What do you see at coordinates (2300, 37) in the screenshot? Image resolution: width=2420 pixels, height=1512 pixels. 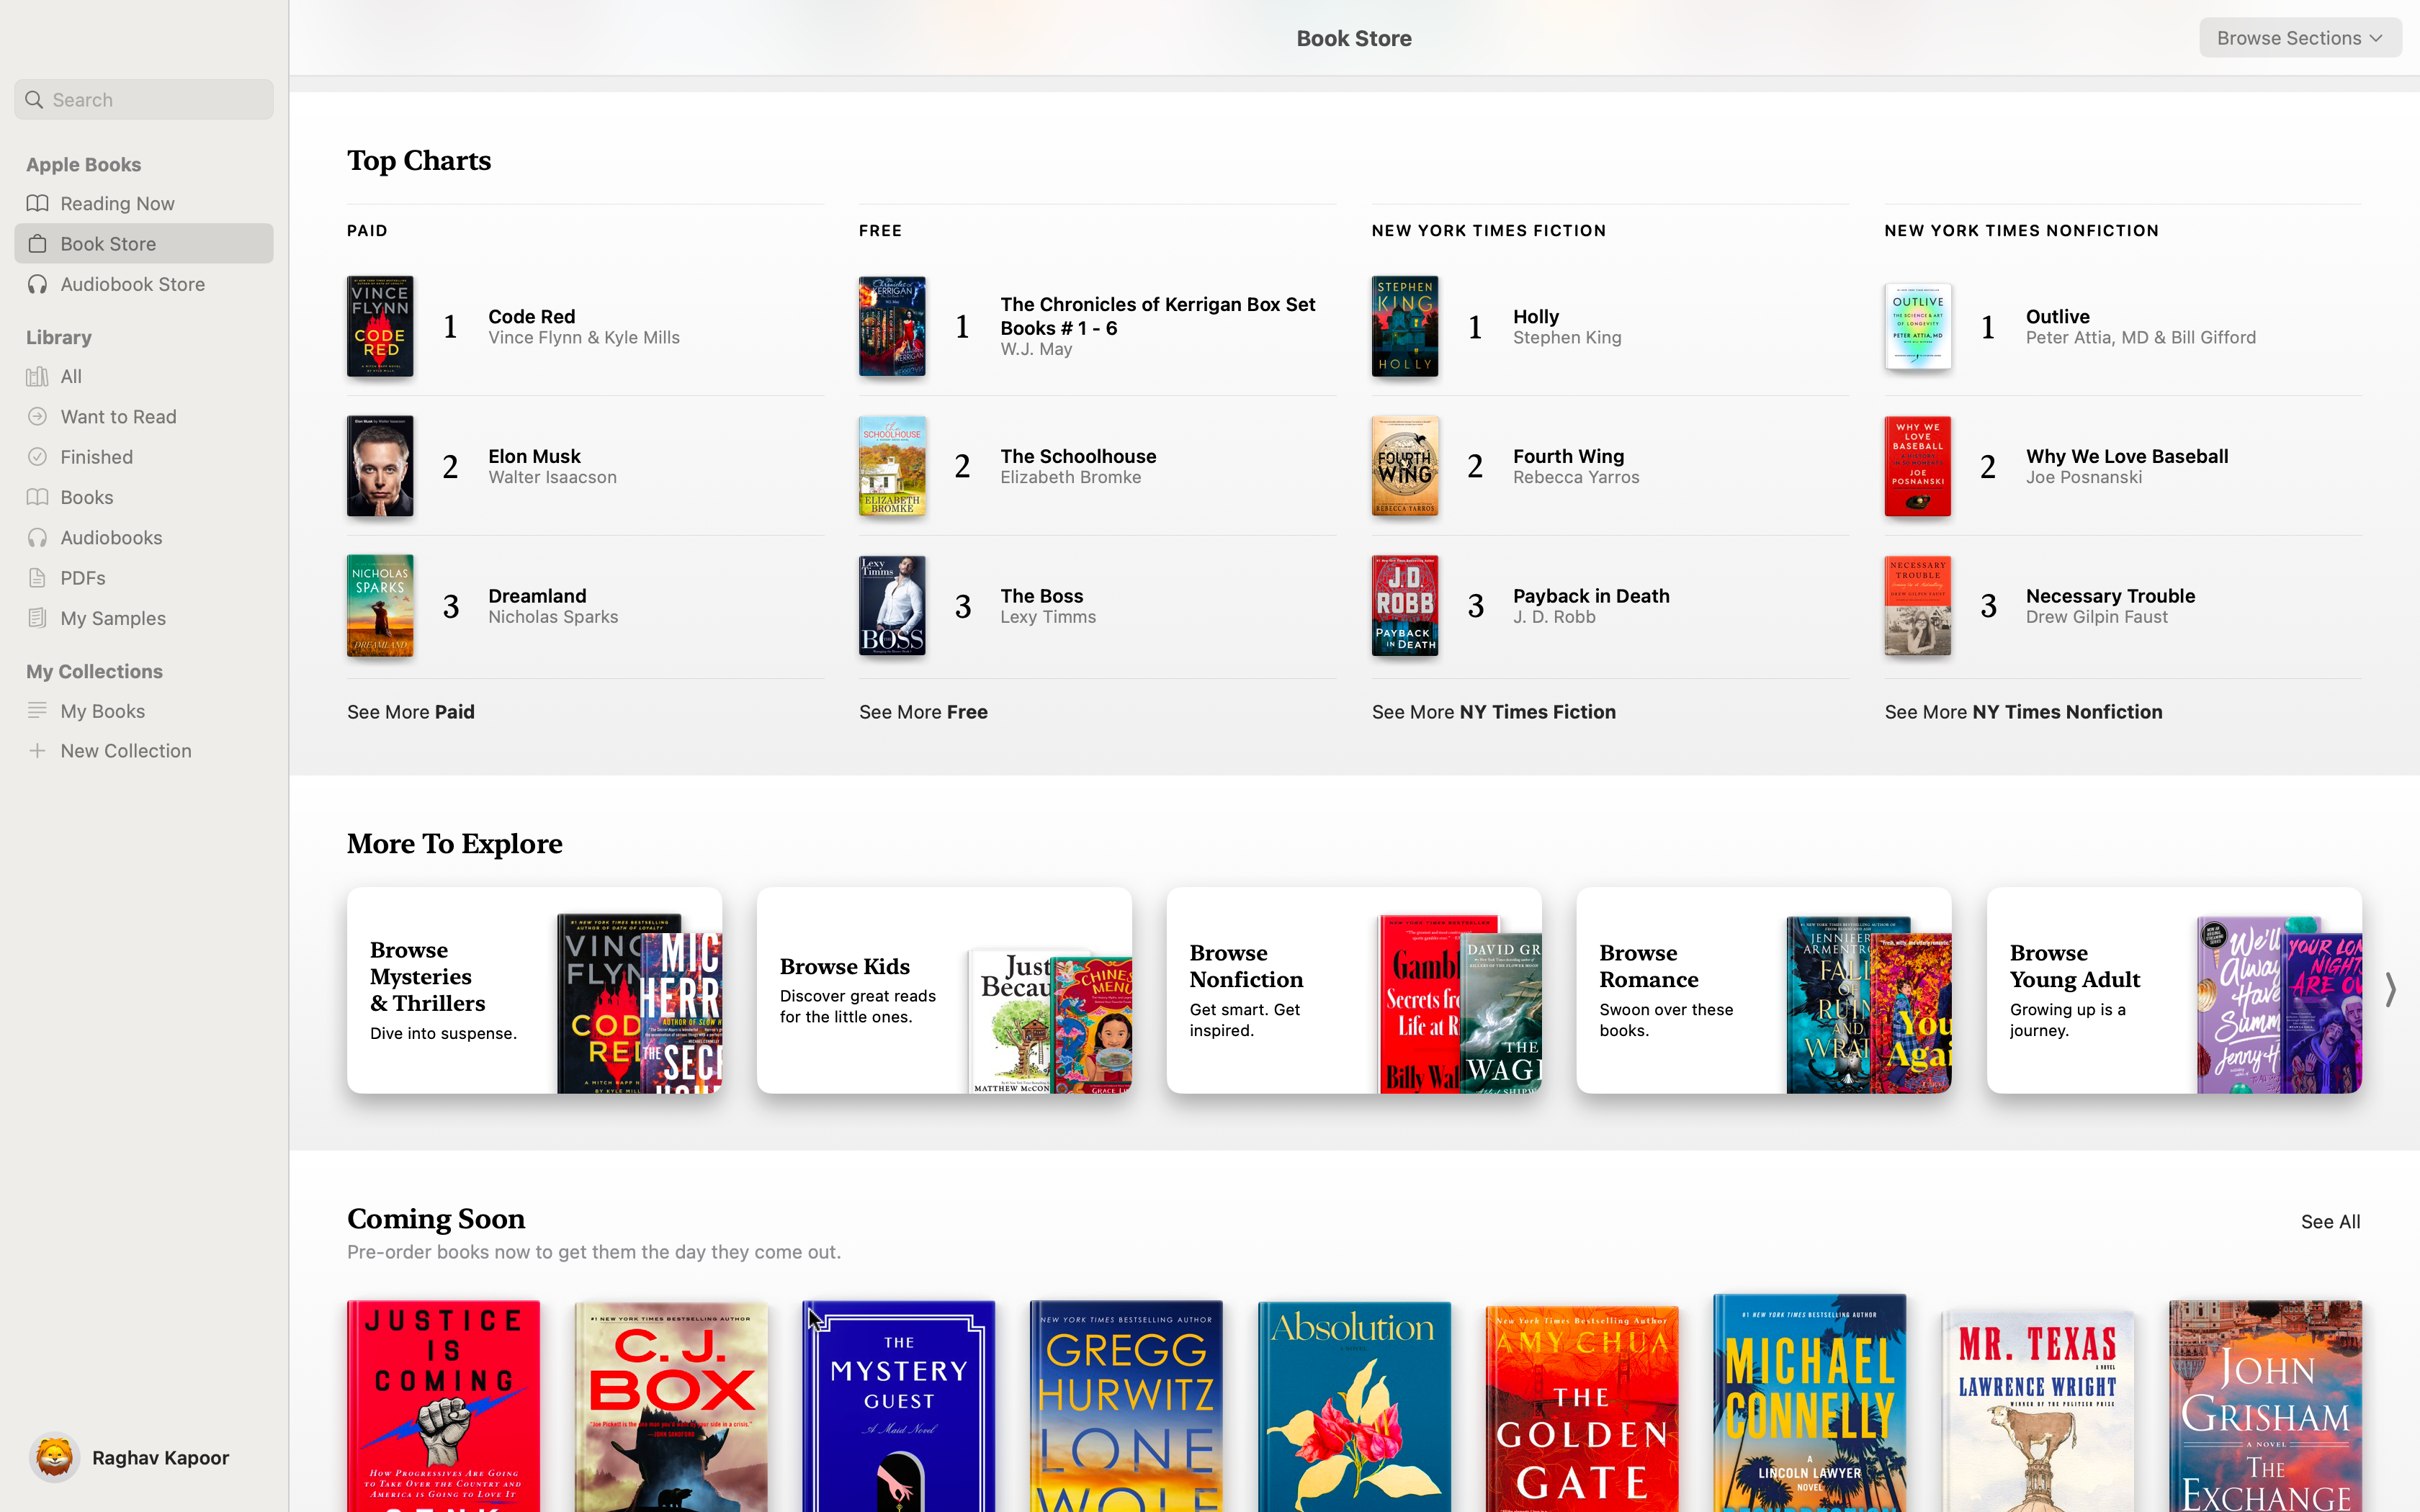 I see `Use the dropdown on the top right to find and select the Sci-fi book section` at bounding box center [2300, 37].